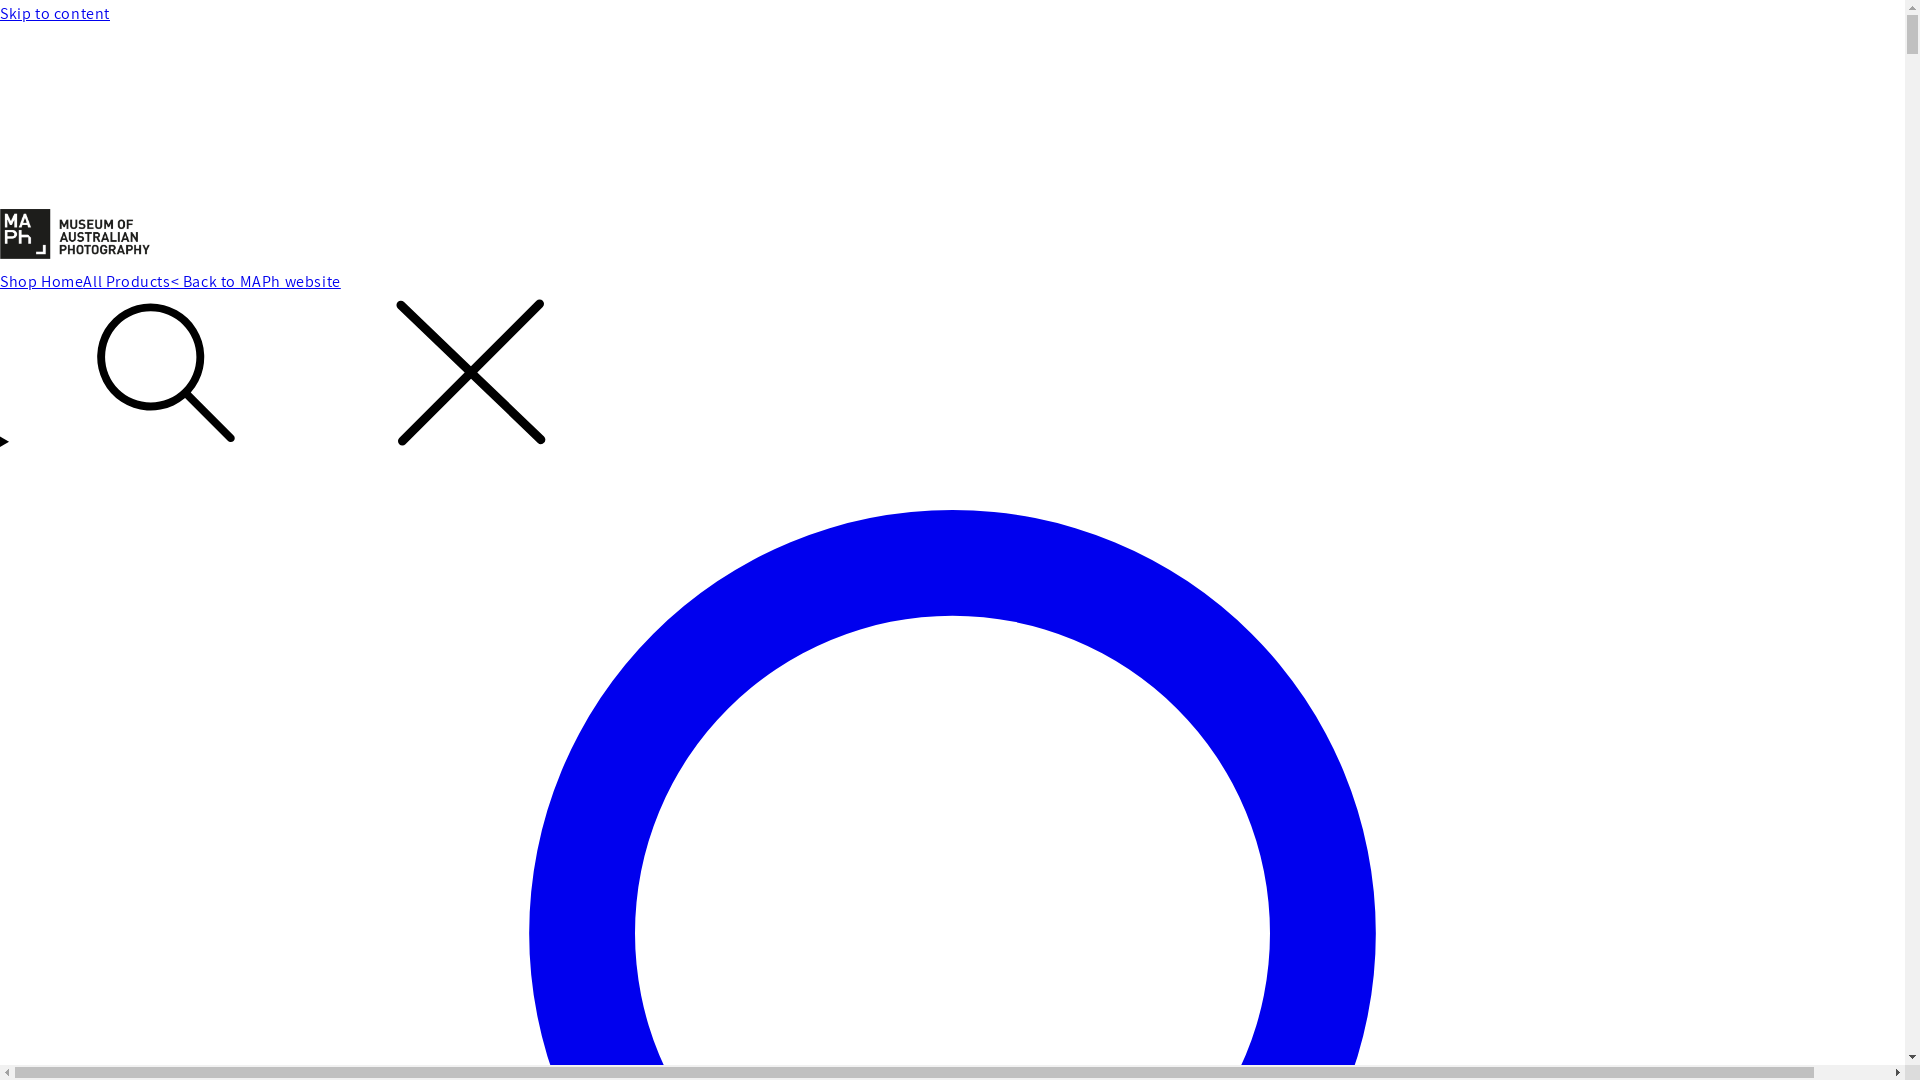 The width and height of the screenshot is (1920, 1080). Describe the element at coordinates (951, 14) in the screenshot. I see `'Skip to content'` at that location.